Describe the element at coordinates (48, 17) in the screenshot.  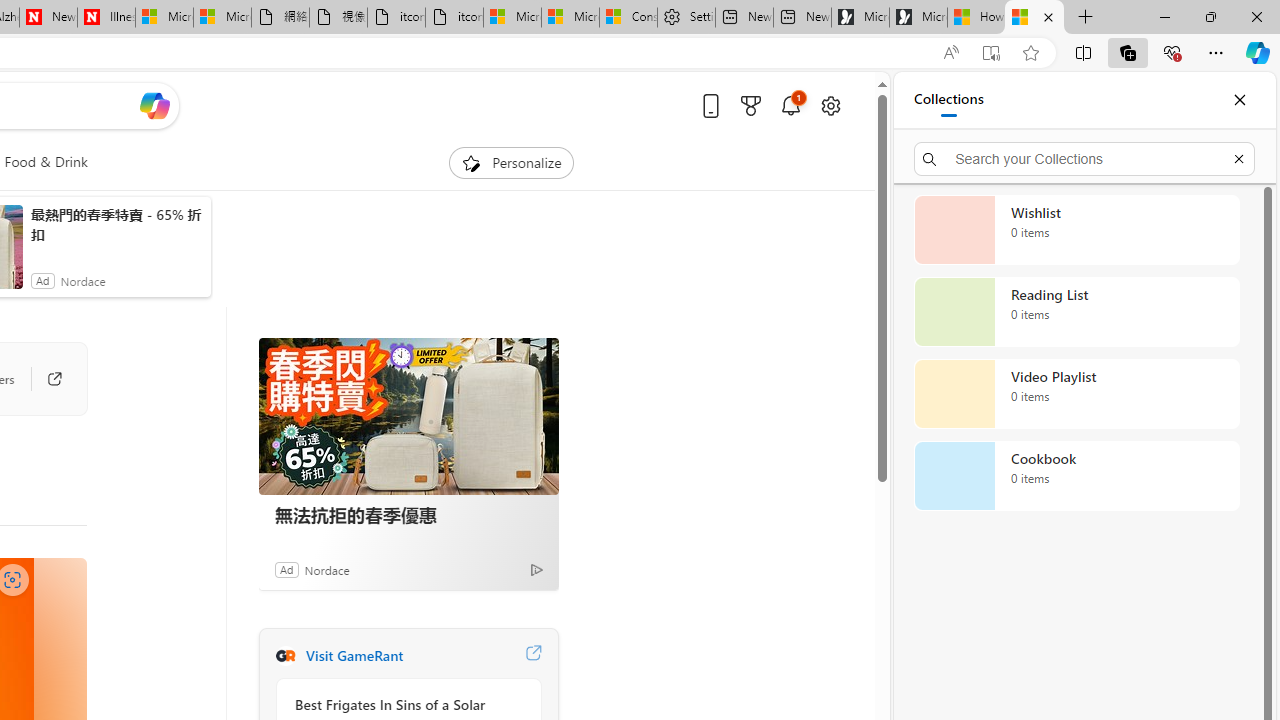
I see `'Newsweek - News, Analysis, Politics, Business, Technology'` at that location.